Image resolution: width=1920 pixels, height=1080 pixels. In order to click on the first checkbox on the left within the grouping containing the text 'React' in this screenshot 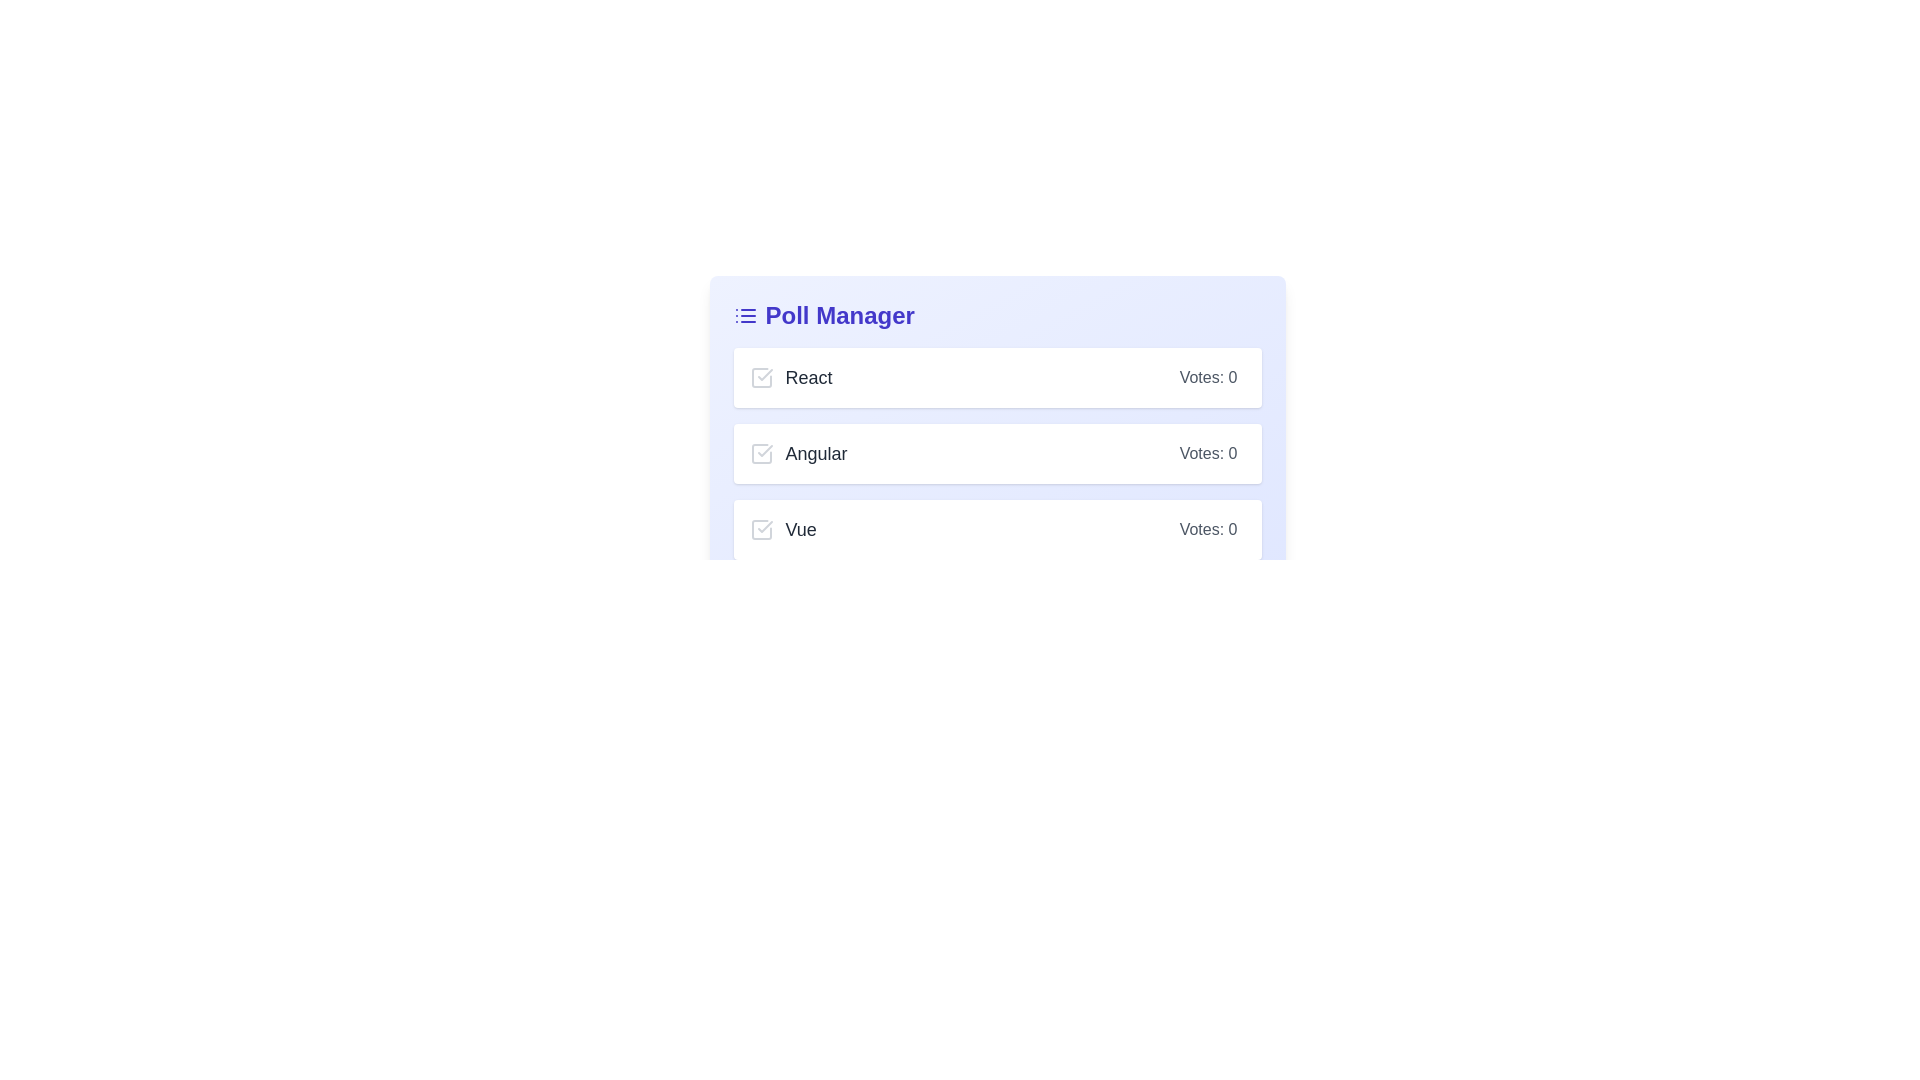, I will do `click(760, 378)`.